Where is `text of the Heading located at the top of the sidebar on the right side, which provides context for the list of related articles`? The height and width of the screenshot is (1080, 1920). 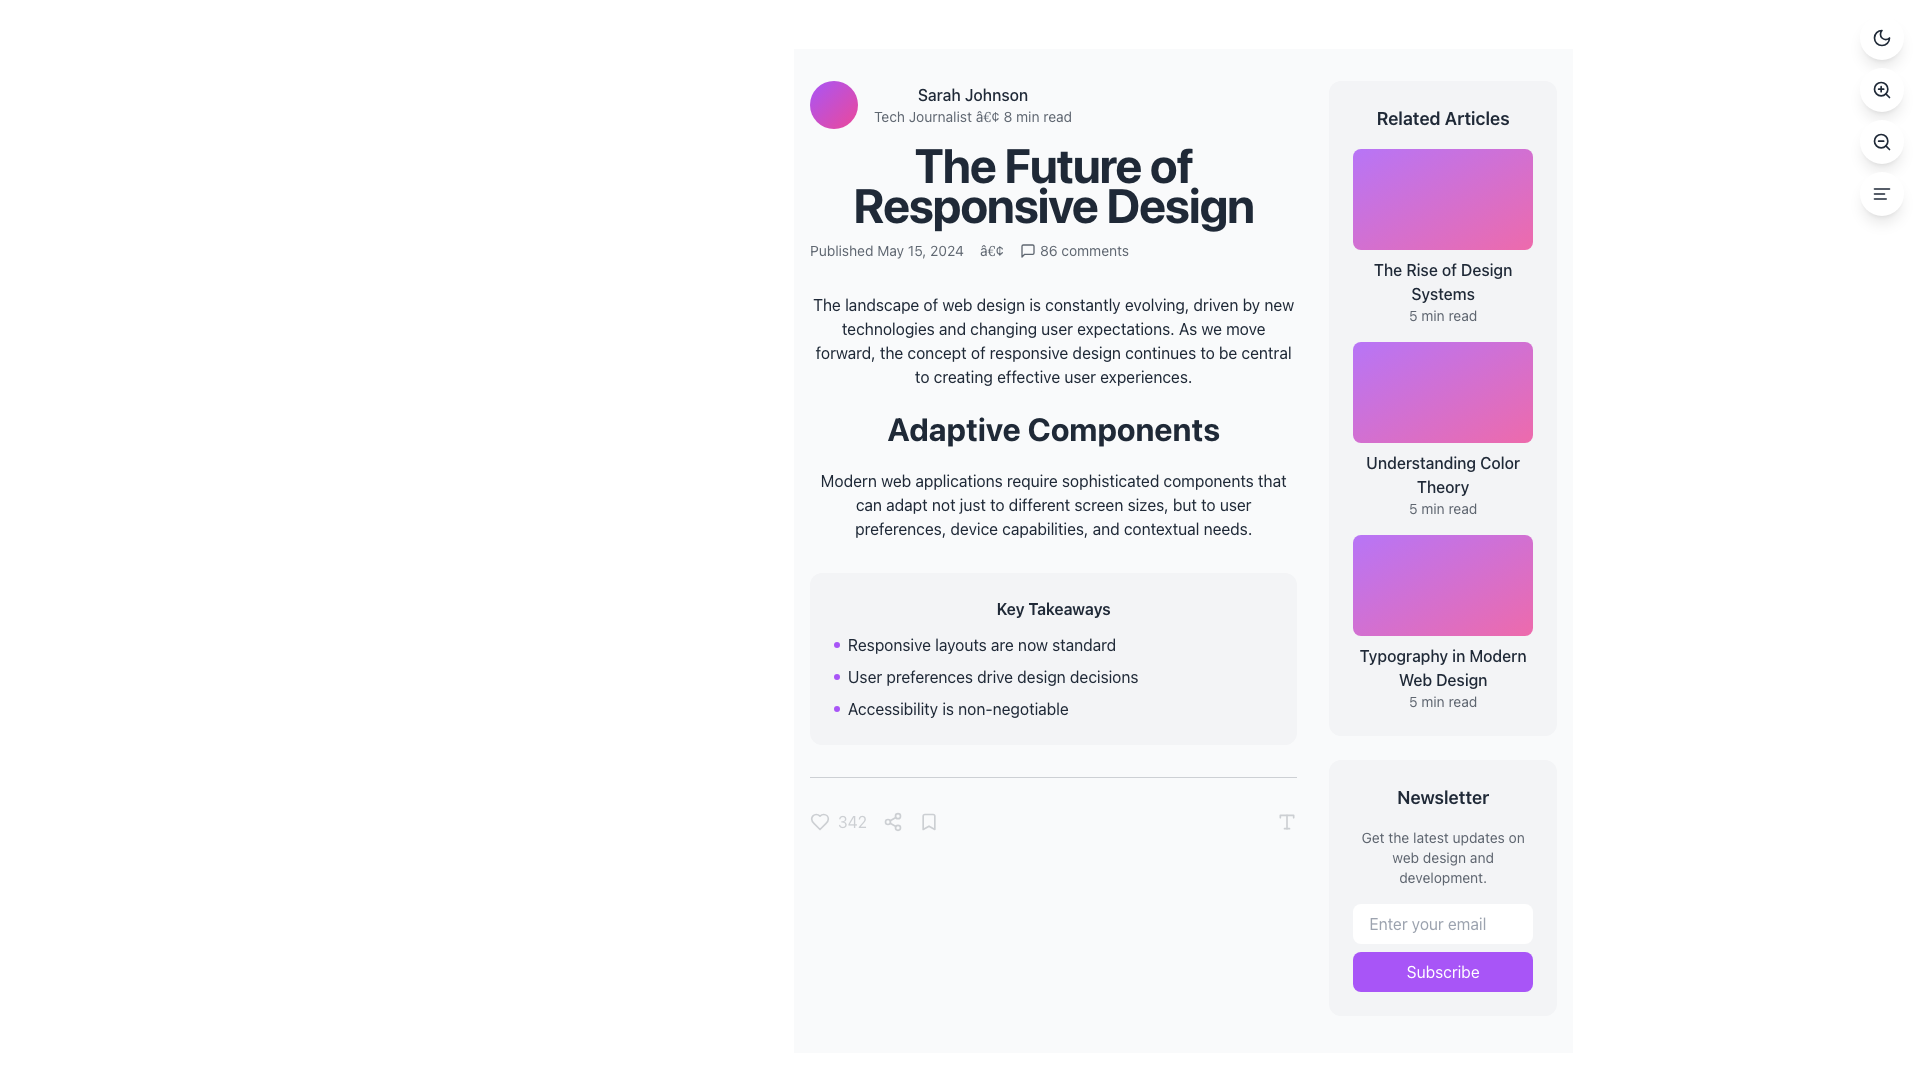 text of the Heading located at the top of the sidebar on the right side, which provides context for the list of related articles is located at coordinates (1443, 119).